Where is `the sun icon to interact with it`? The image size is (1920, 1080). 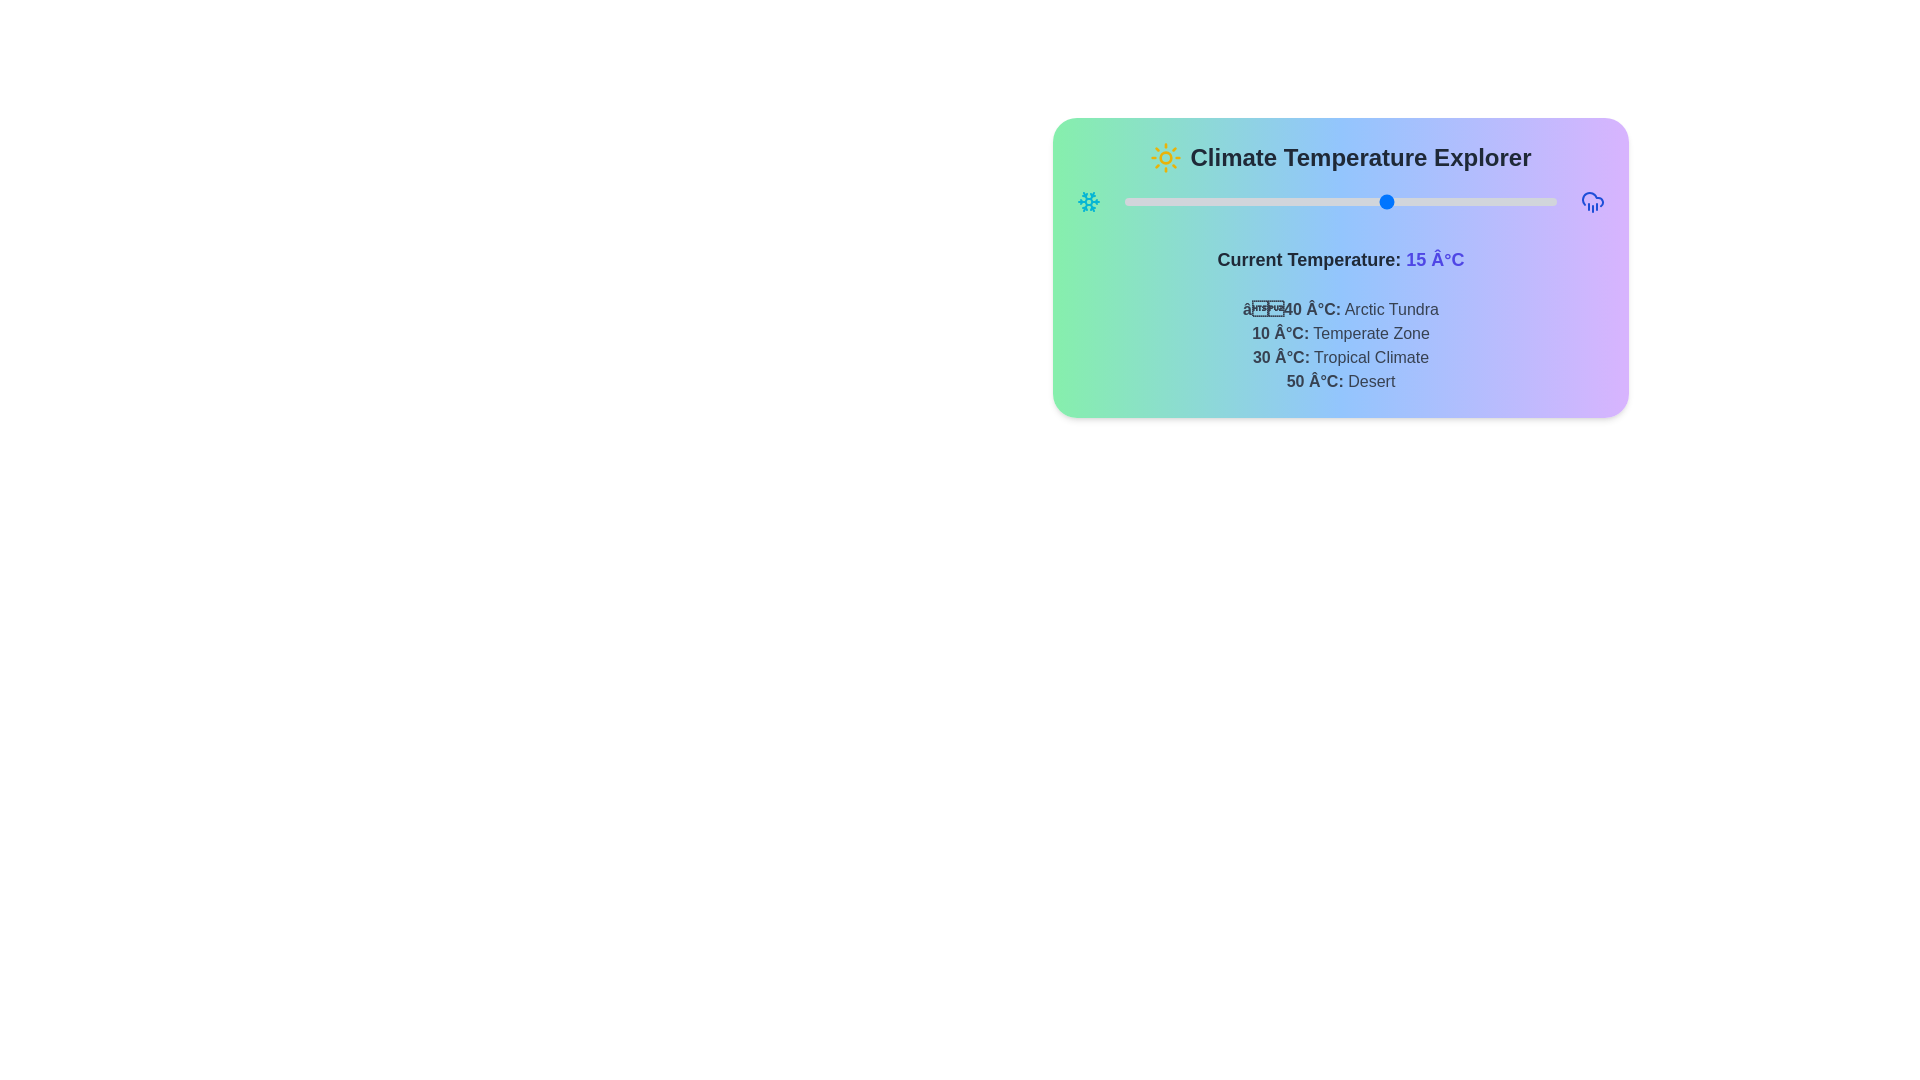 the sun icon to interact with it is located at coordinates (1166, 157).